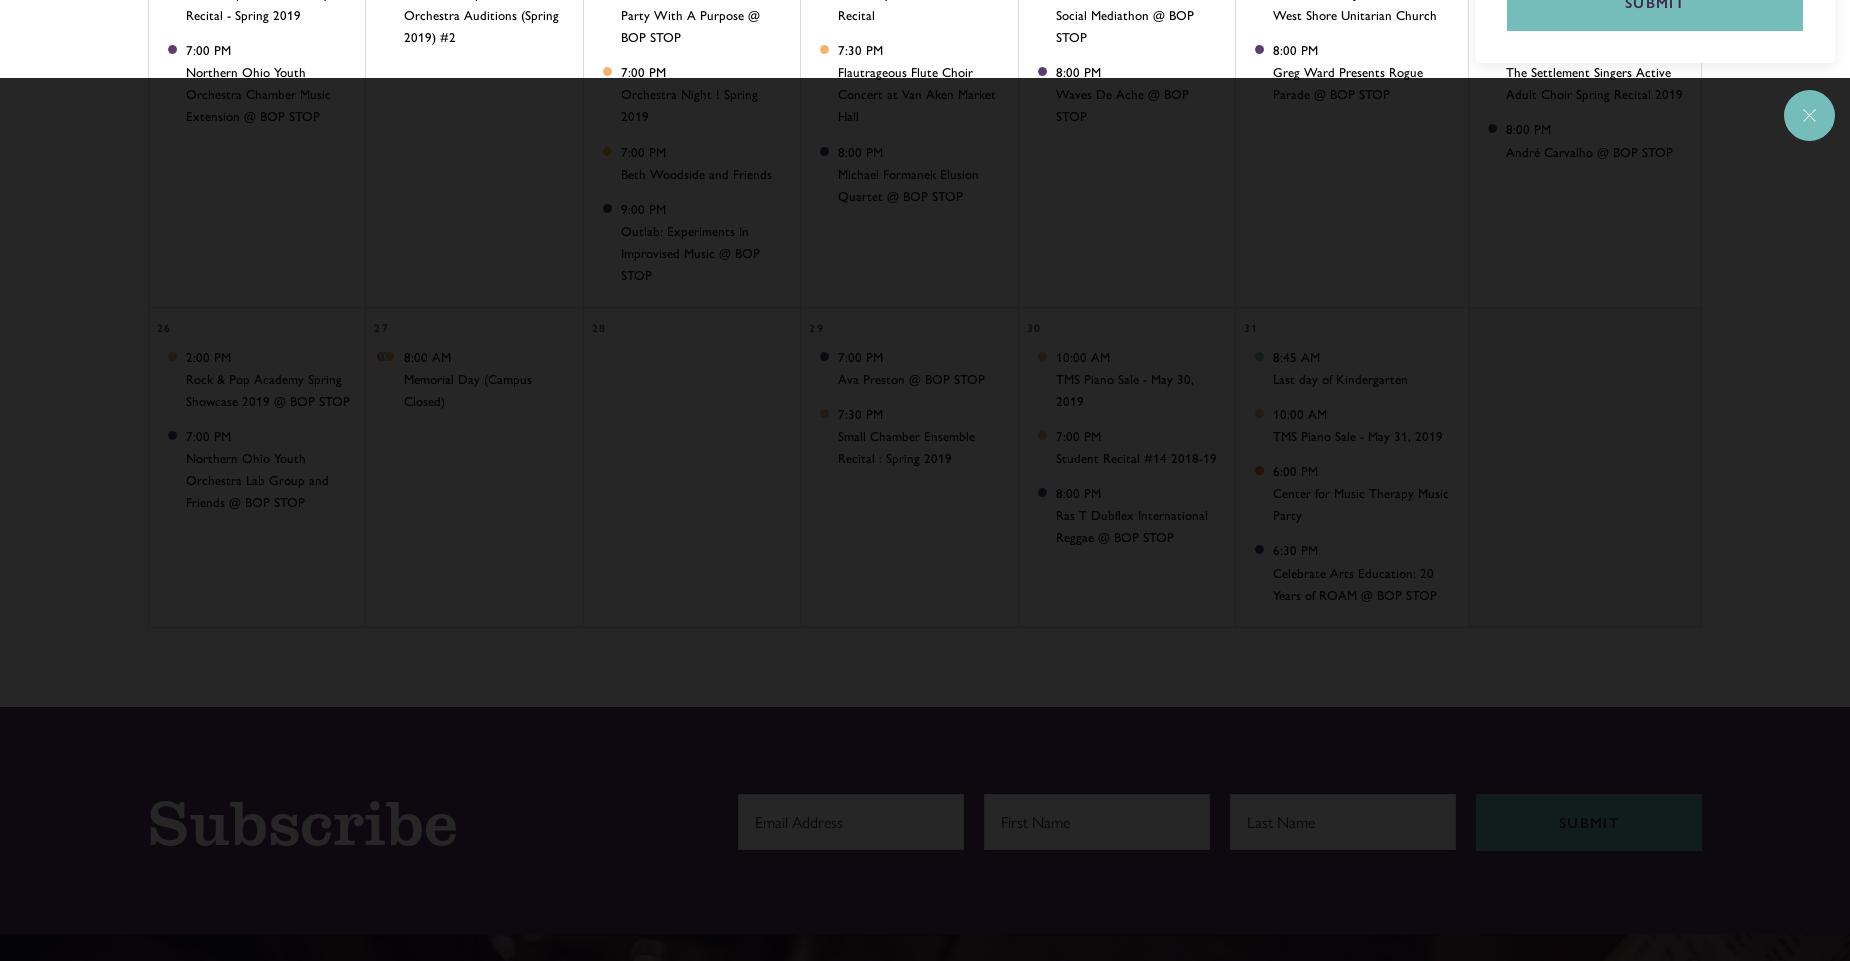 This screenshot has height=961, width=1850. I want to click on 'Submit', so click(1558, 822).